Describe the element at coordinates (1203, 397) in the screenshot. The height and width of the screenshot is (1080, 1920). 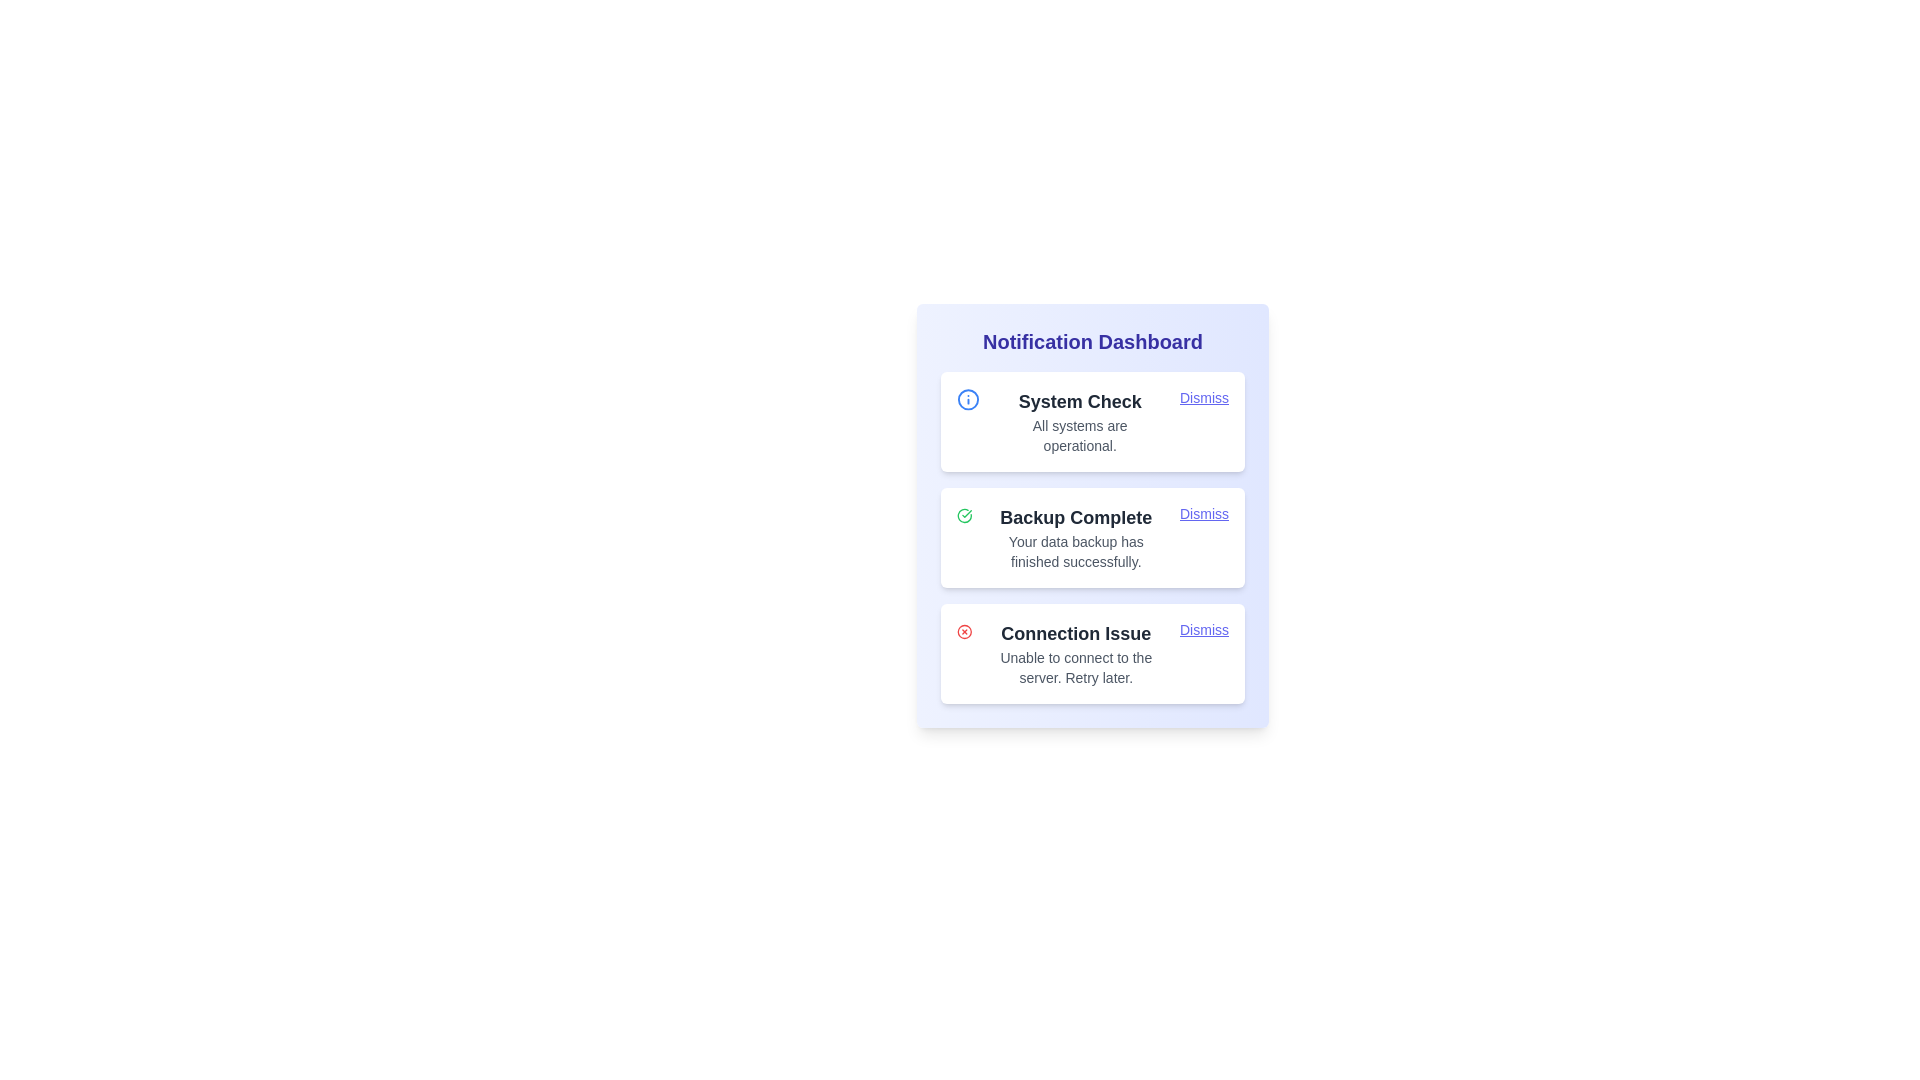
I see `the 'Dismiss' button associated with the 'System Check' notification` at that location.